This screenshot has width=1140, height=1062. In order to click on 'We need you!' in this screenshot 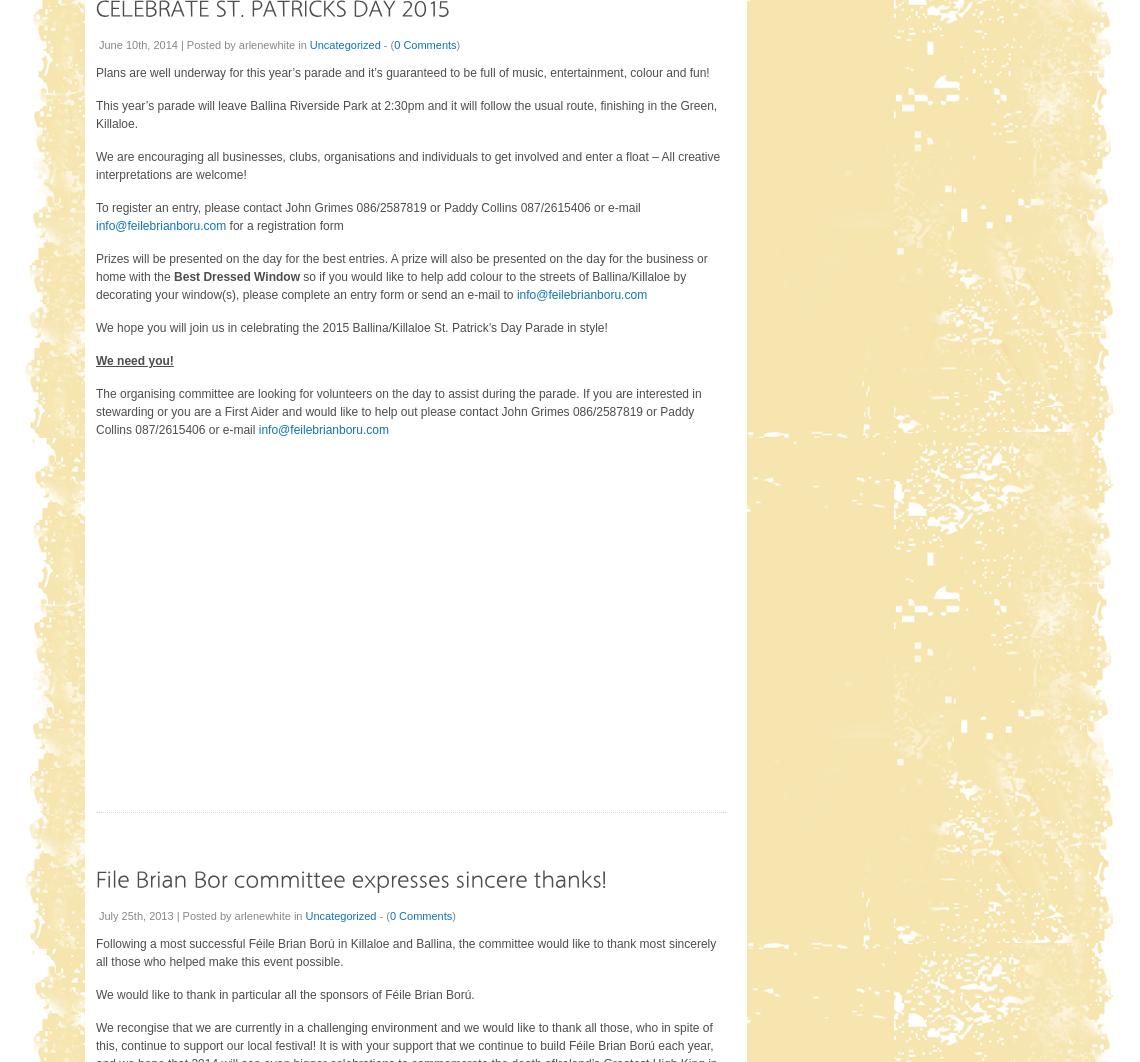, I will do `click(133, 359)`.